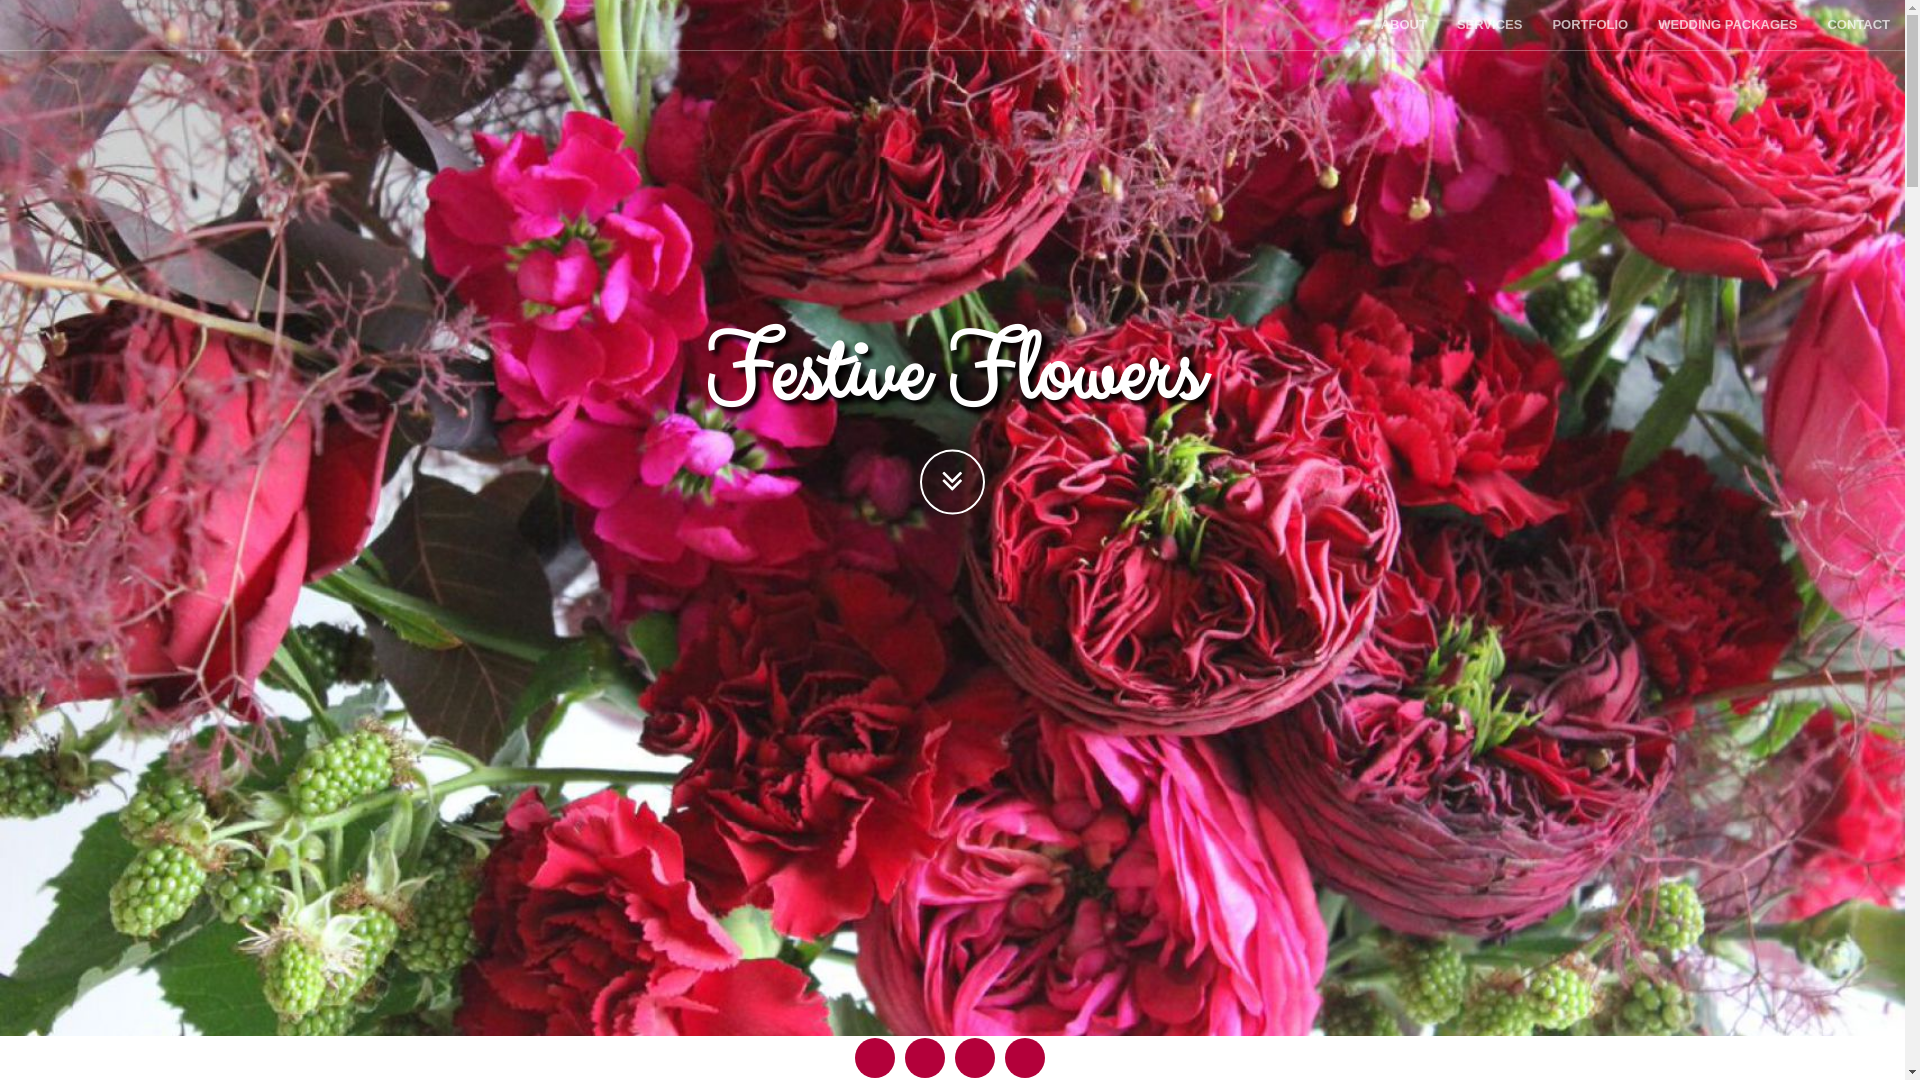 This screenshot has height=1080, width=1920. What do you see at coordinates (1588, 24) in the screenshot?
I see `'PORTFOLIO'` at bounding box center [1588, 24].